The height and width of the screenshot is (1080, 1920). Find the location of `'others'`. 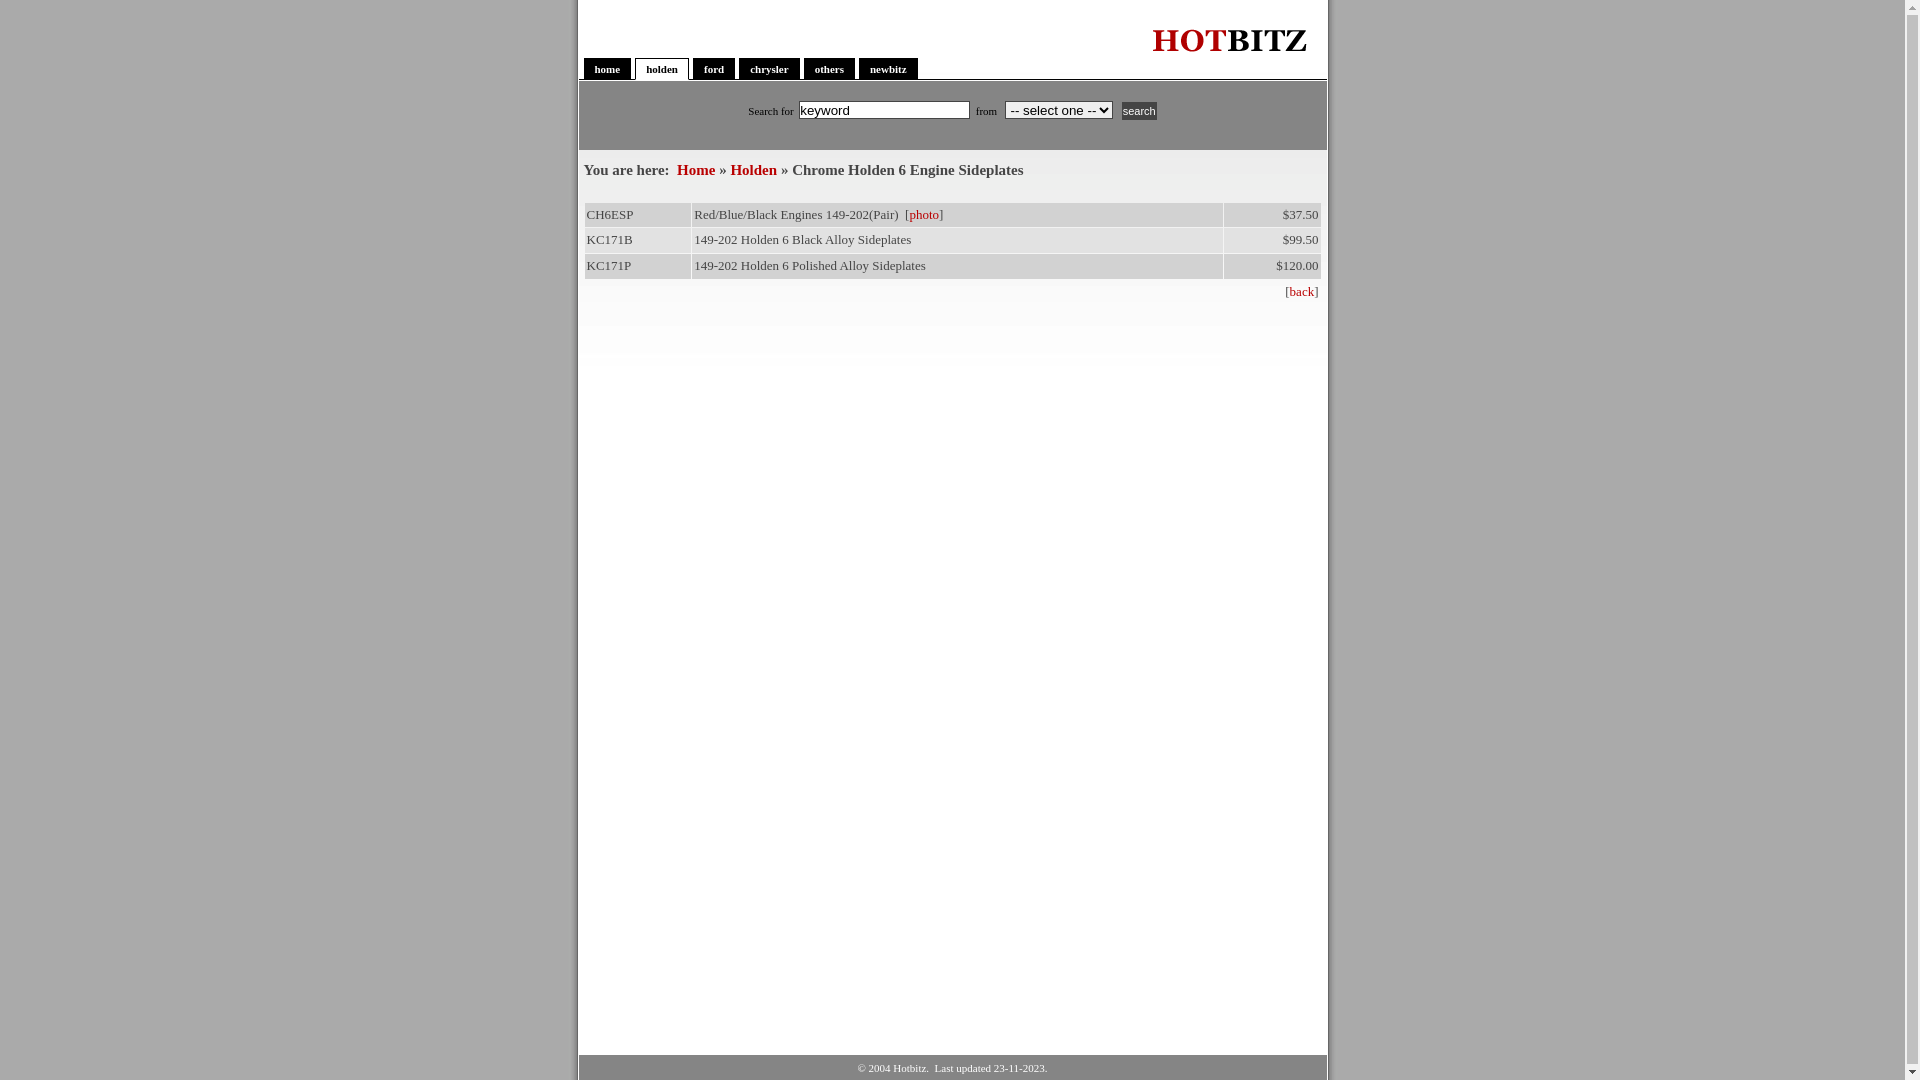

'others' is located at coordinates (829, 68).